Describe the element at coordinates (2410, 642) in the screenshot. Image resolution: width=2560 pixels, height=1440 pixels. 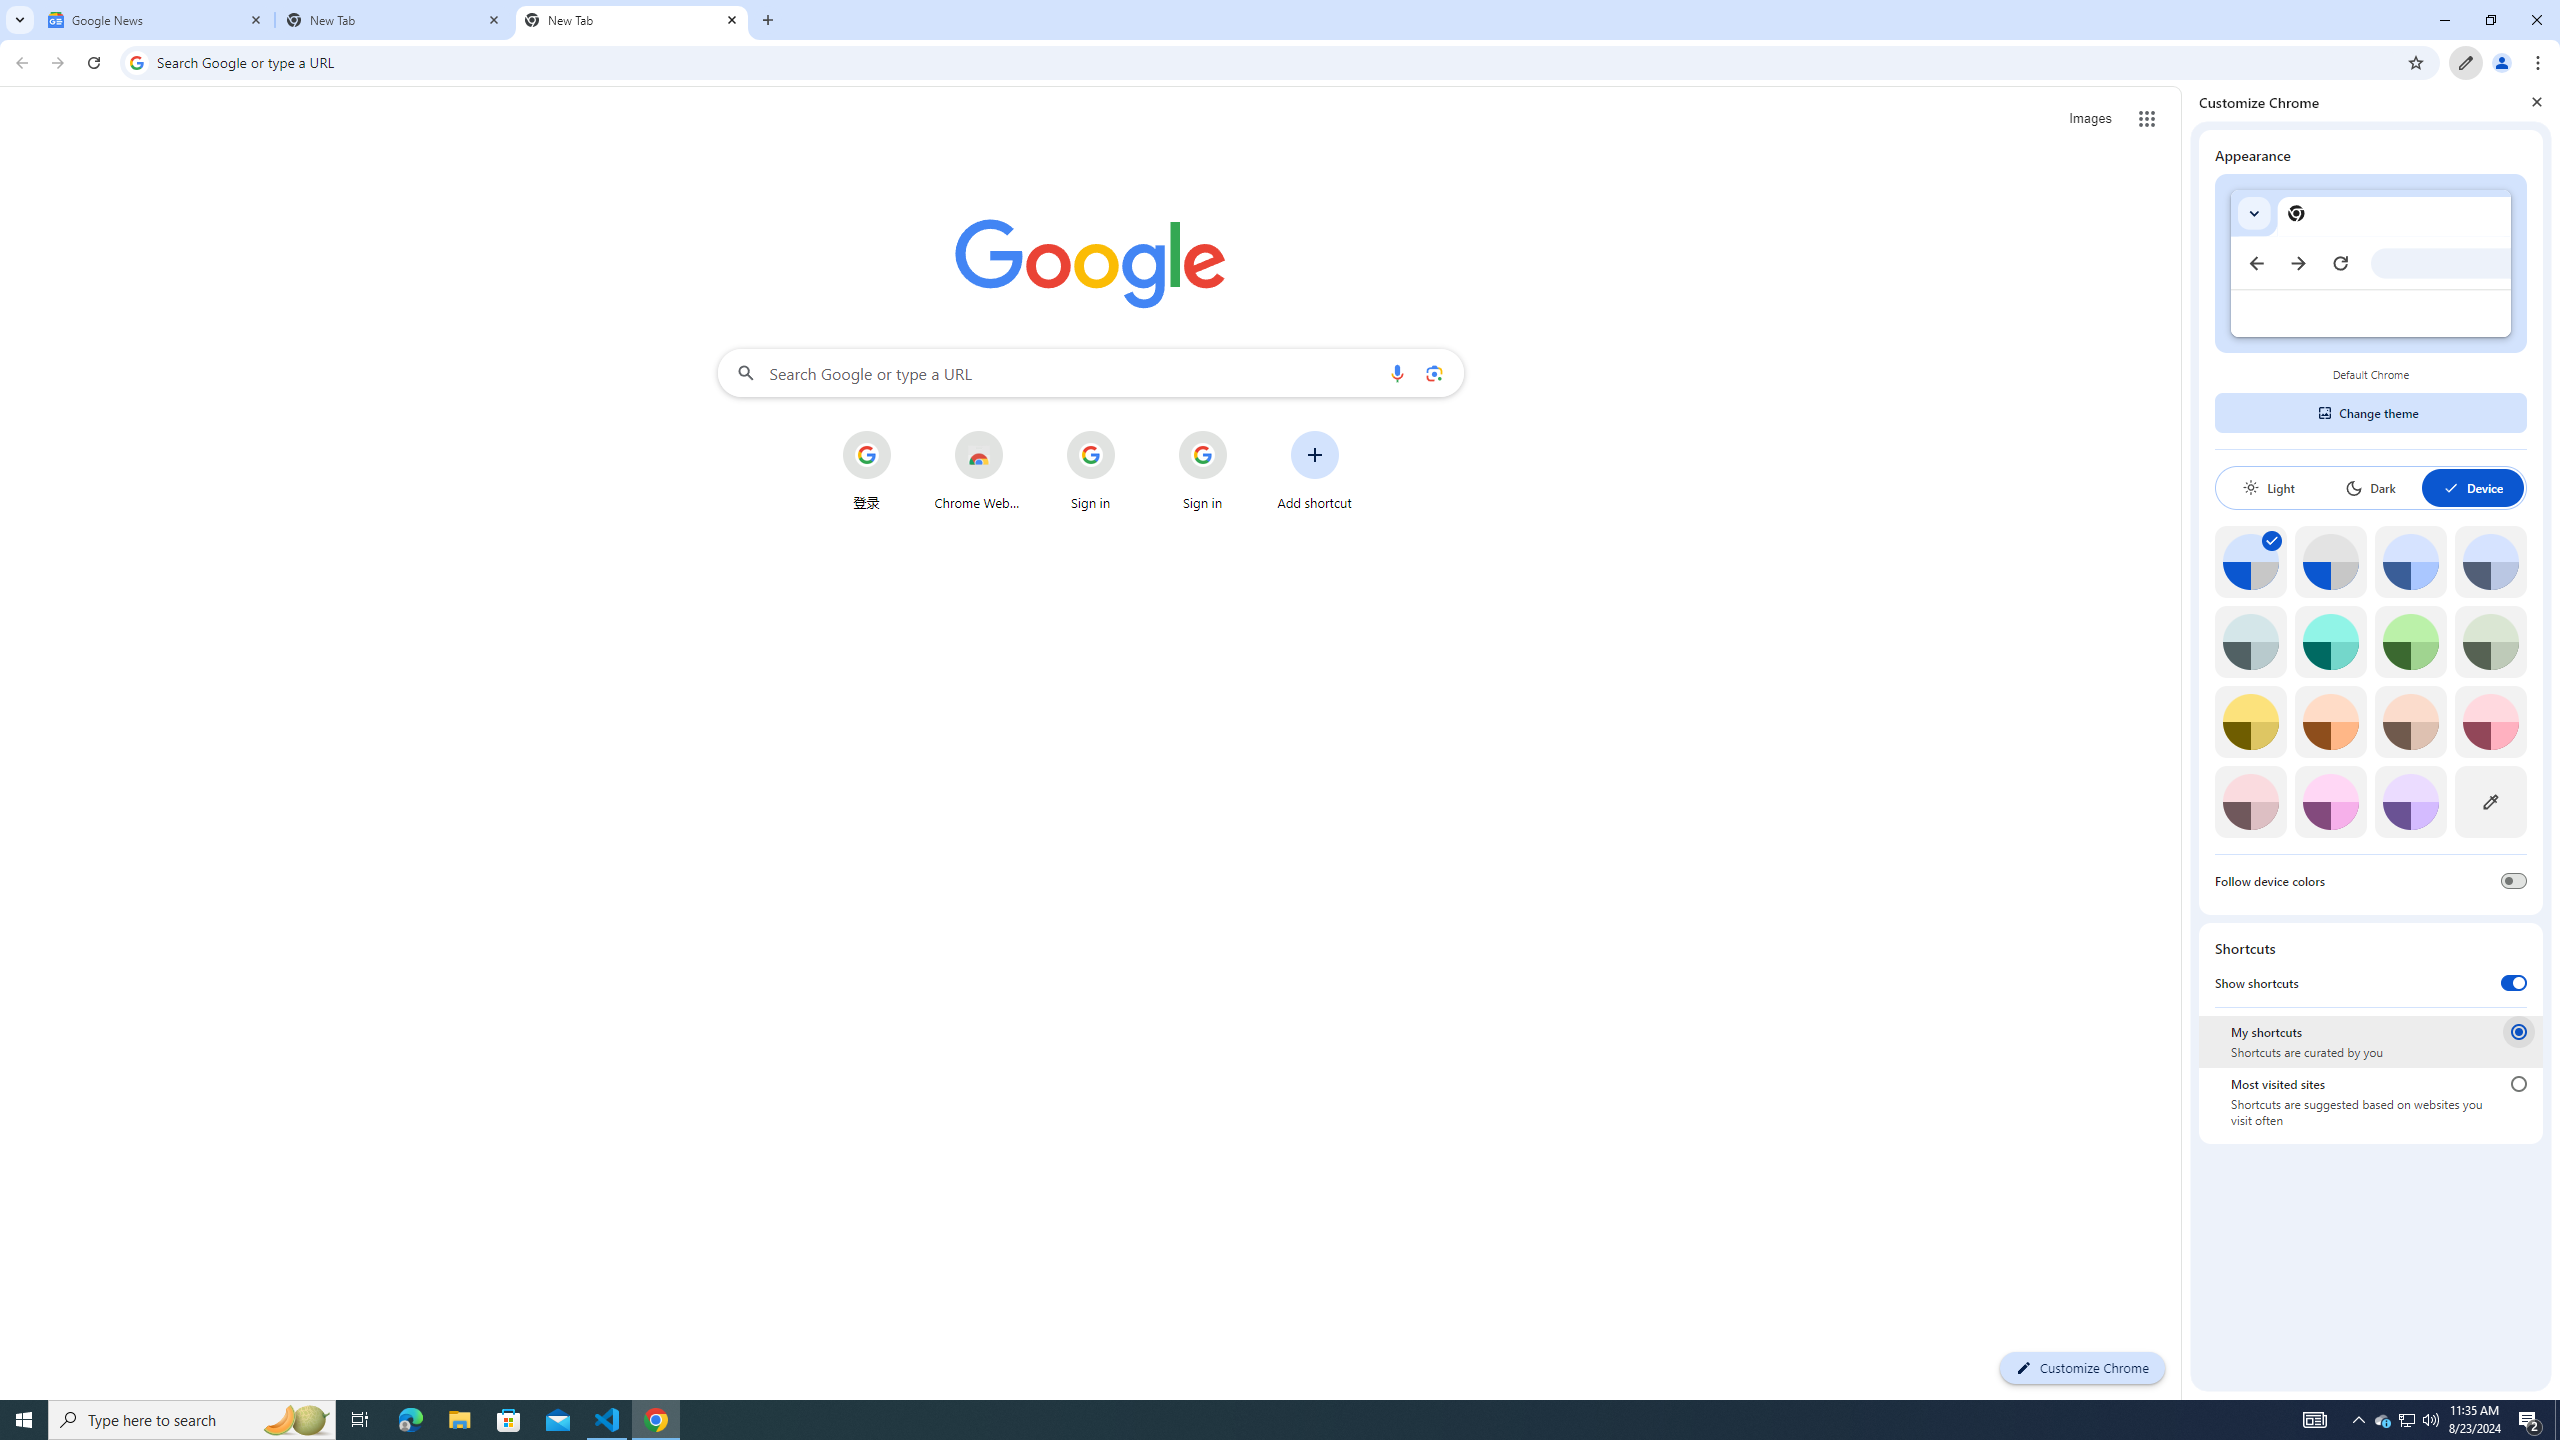
I see `'Green'` at that location.